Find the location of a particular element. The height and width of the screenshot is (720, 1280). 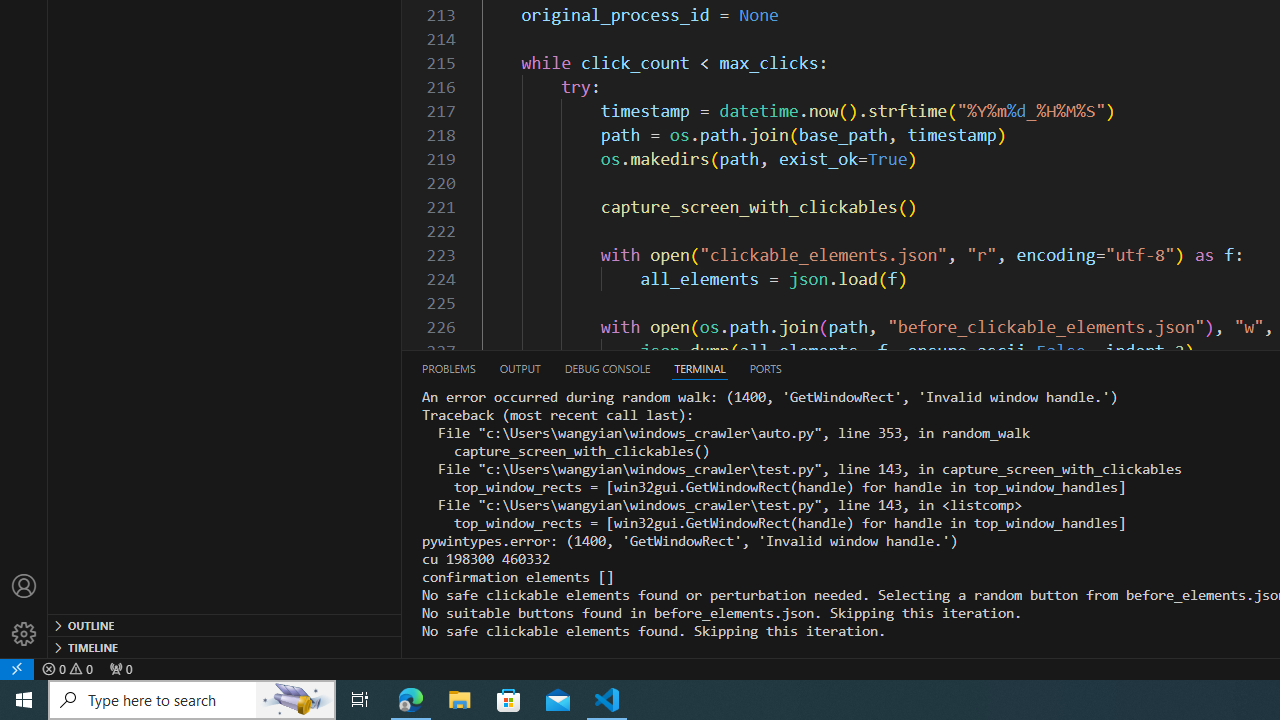

'Manage' is located at coordinates (24, 609).